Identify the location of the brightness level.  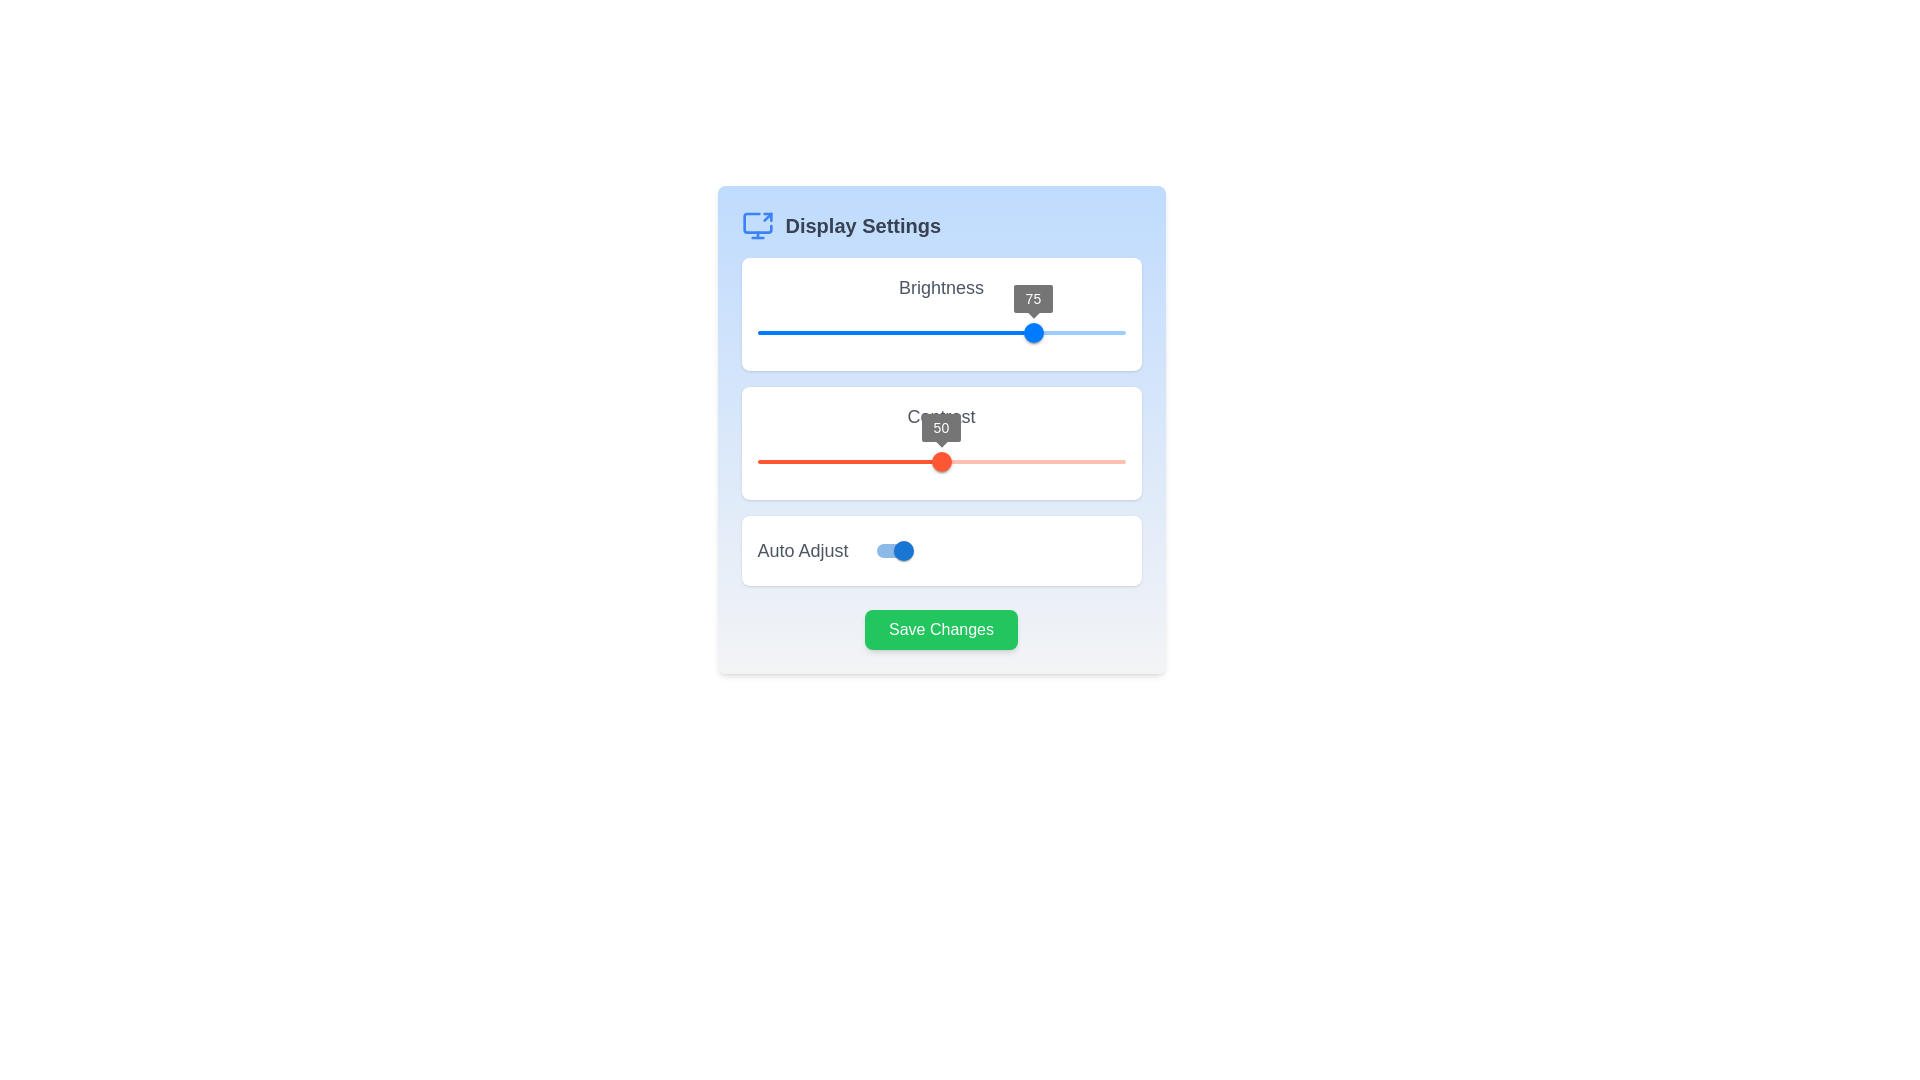
(1098, 331).